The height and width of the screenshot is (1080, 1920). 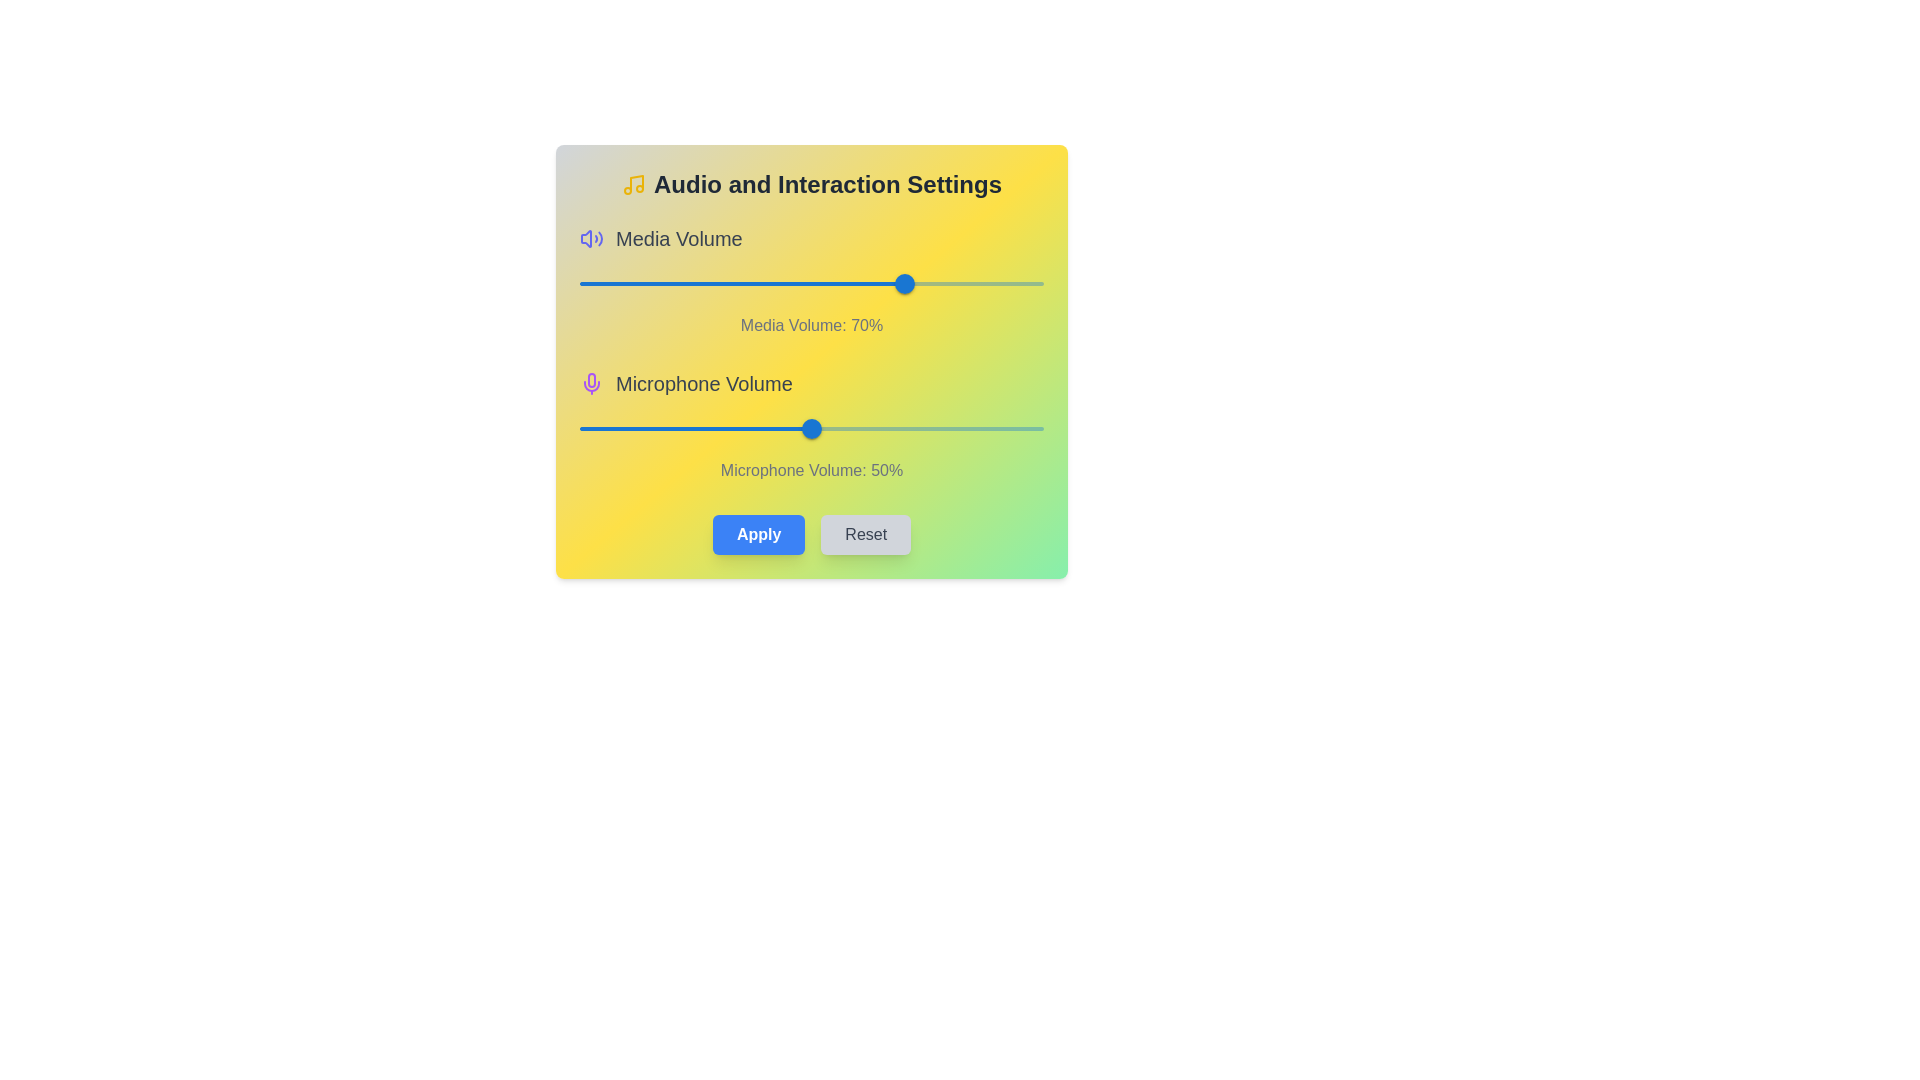 What do you see at coordinates (765, 427) in the screenshot?
I see `microphone volume` at bounding box center [765, 427].